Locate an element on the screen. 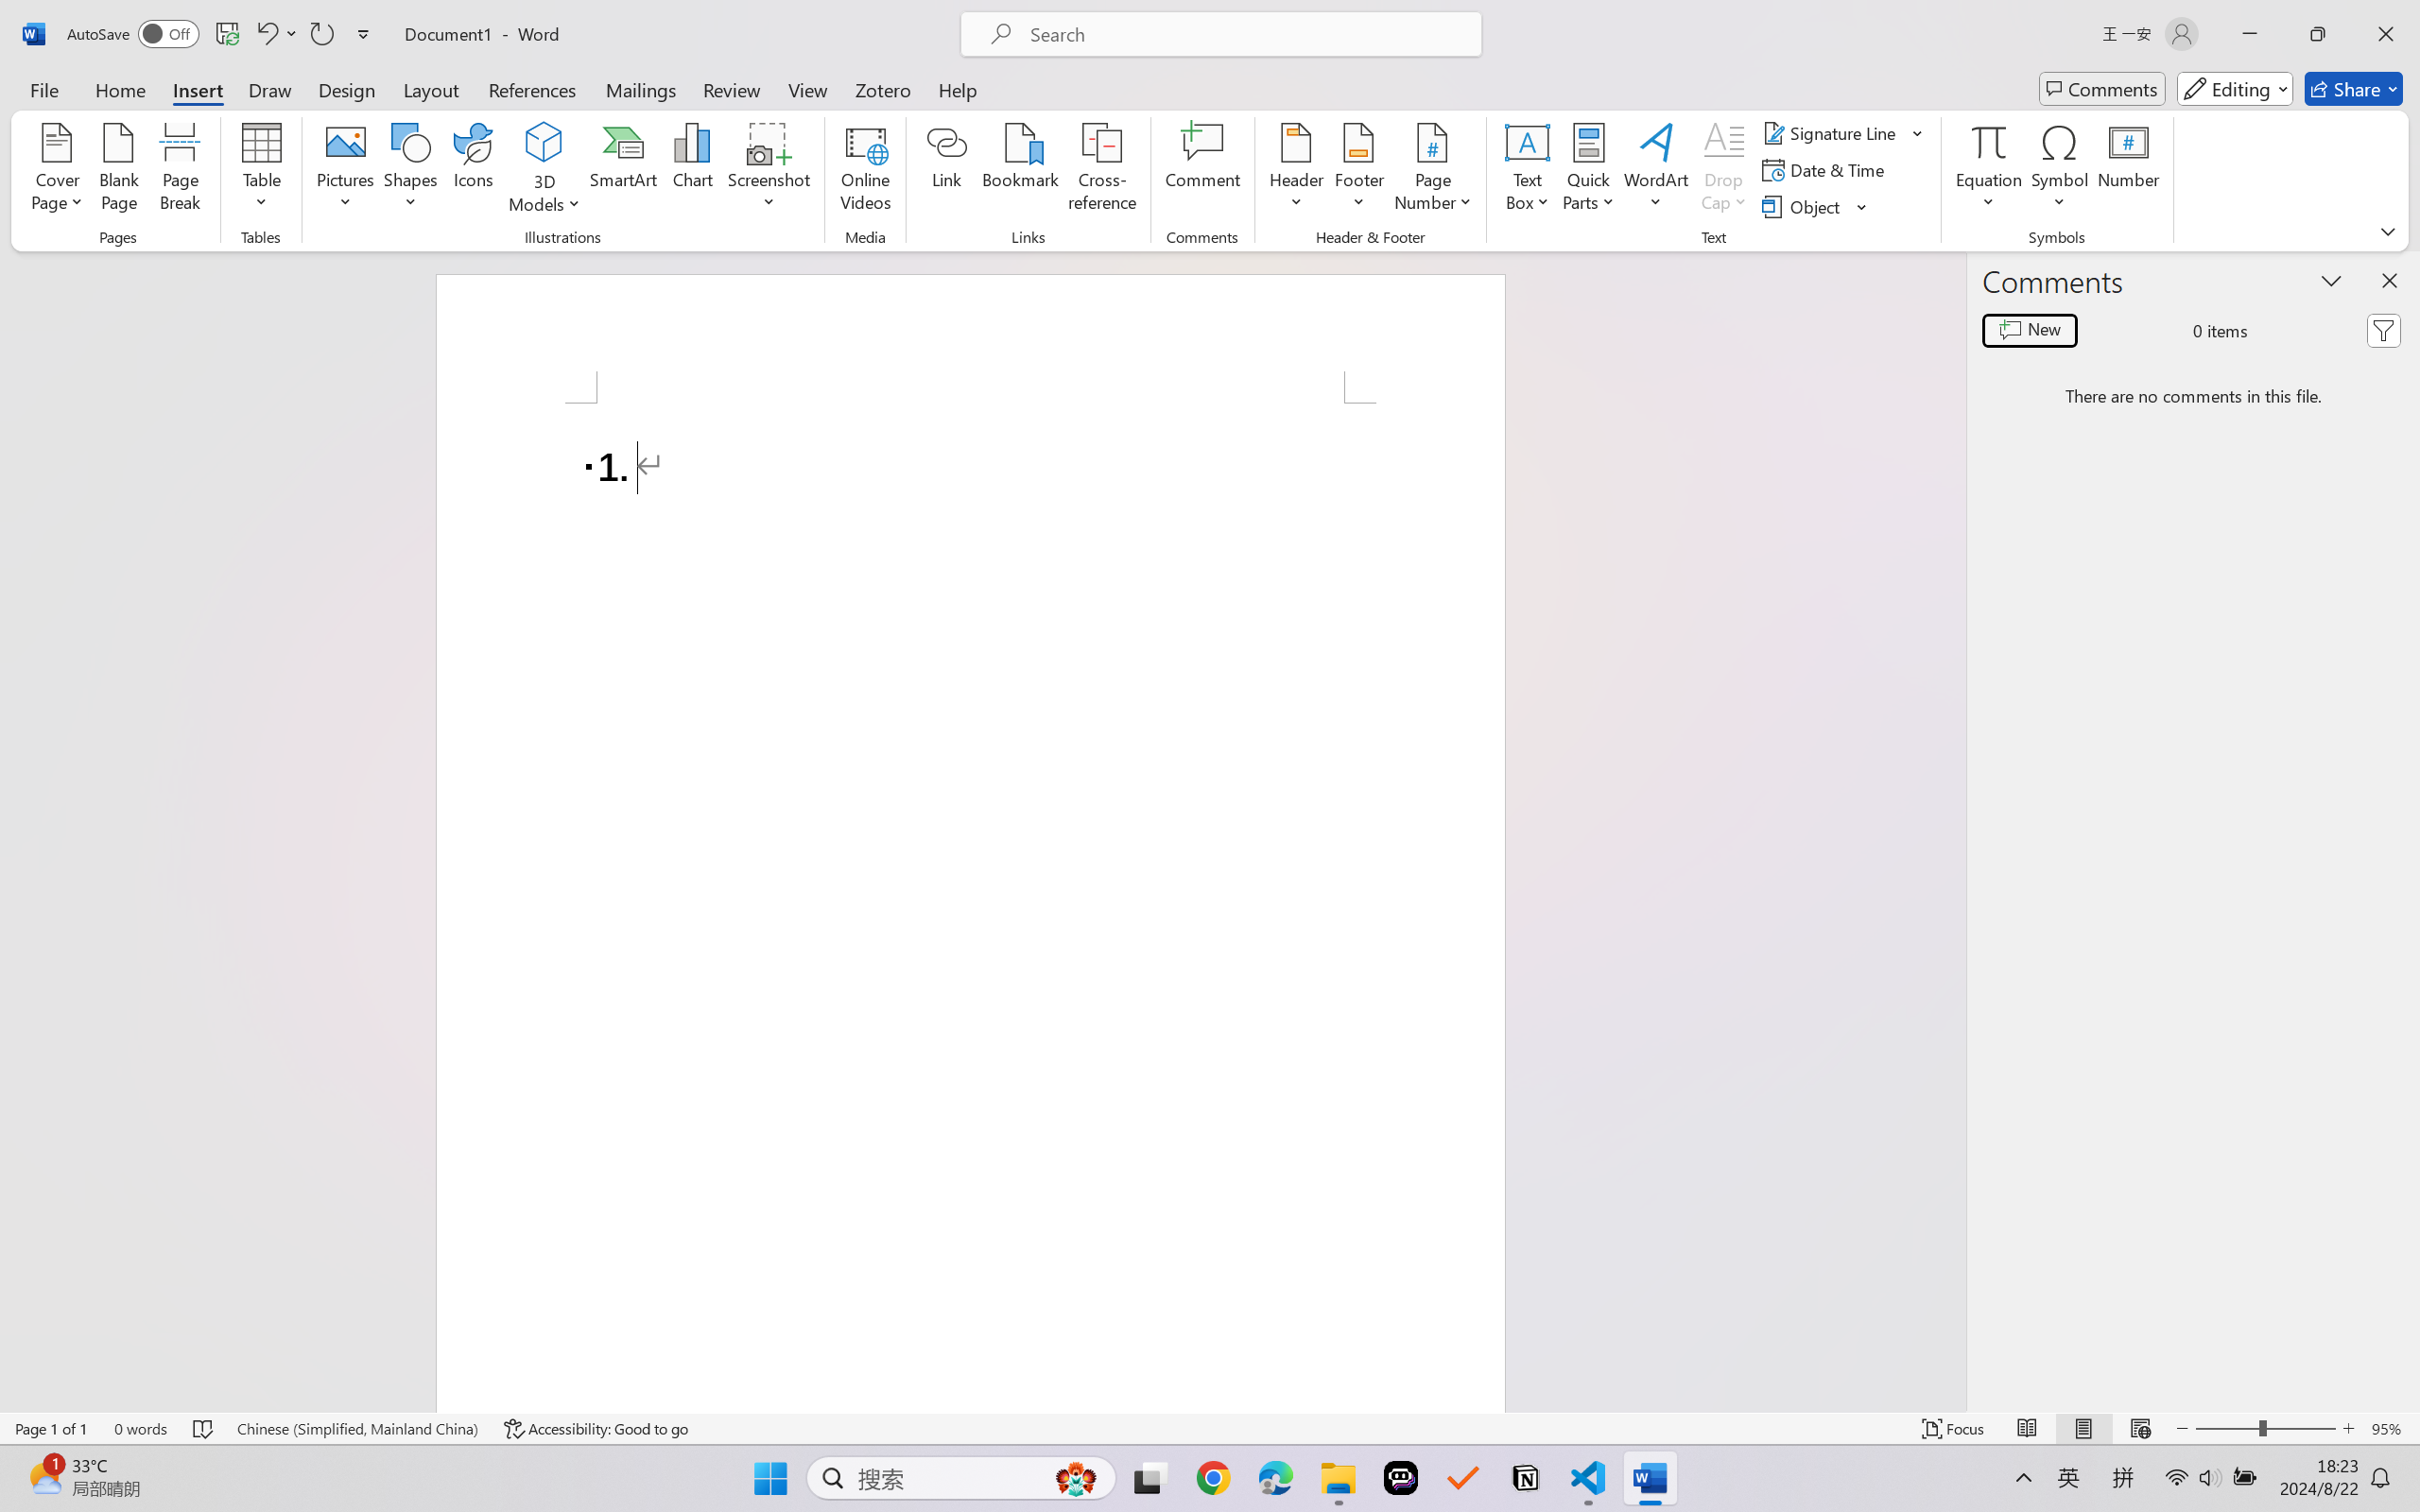 The width and height of the screenshot is (2420, 1512). 'Language Chinese (Simplified, Mainland China)' is located at coordinates (356, 1428).